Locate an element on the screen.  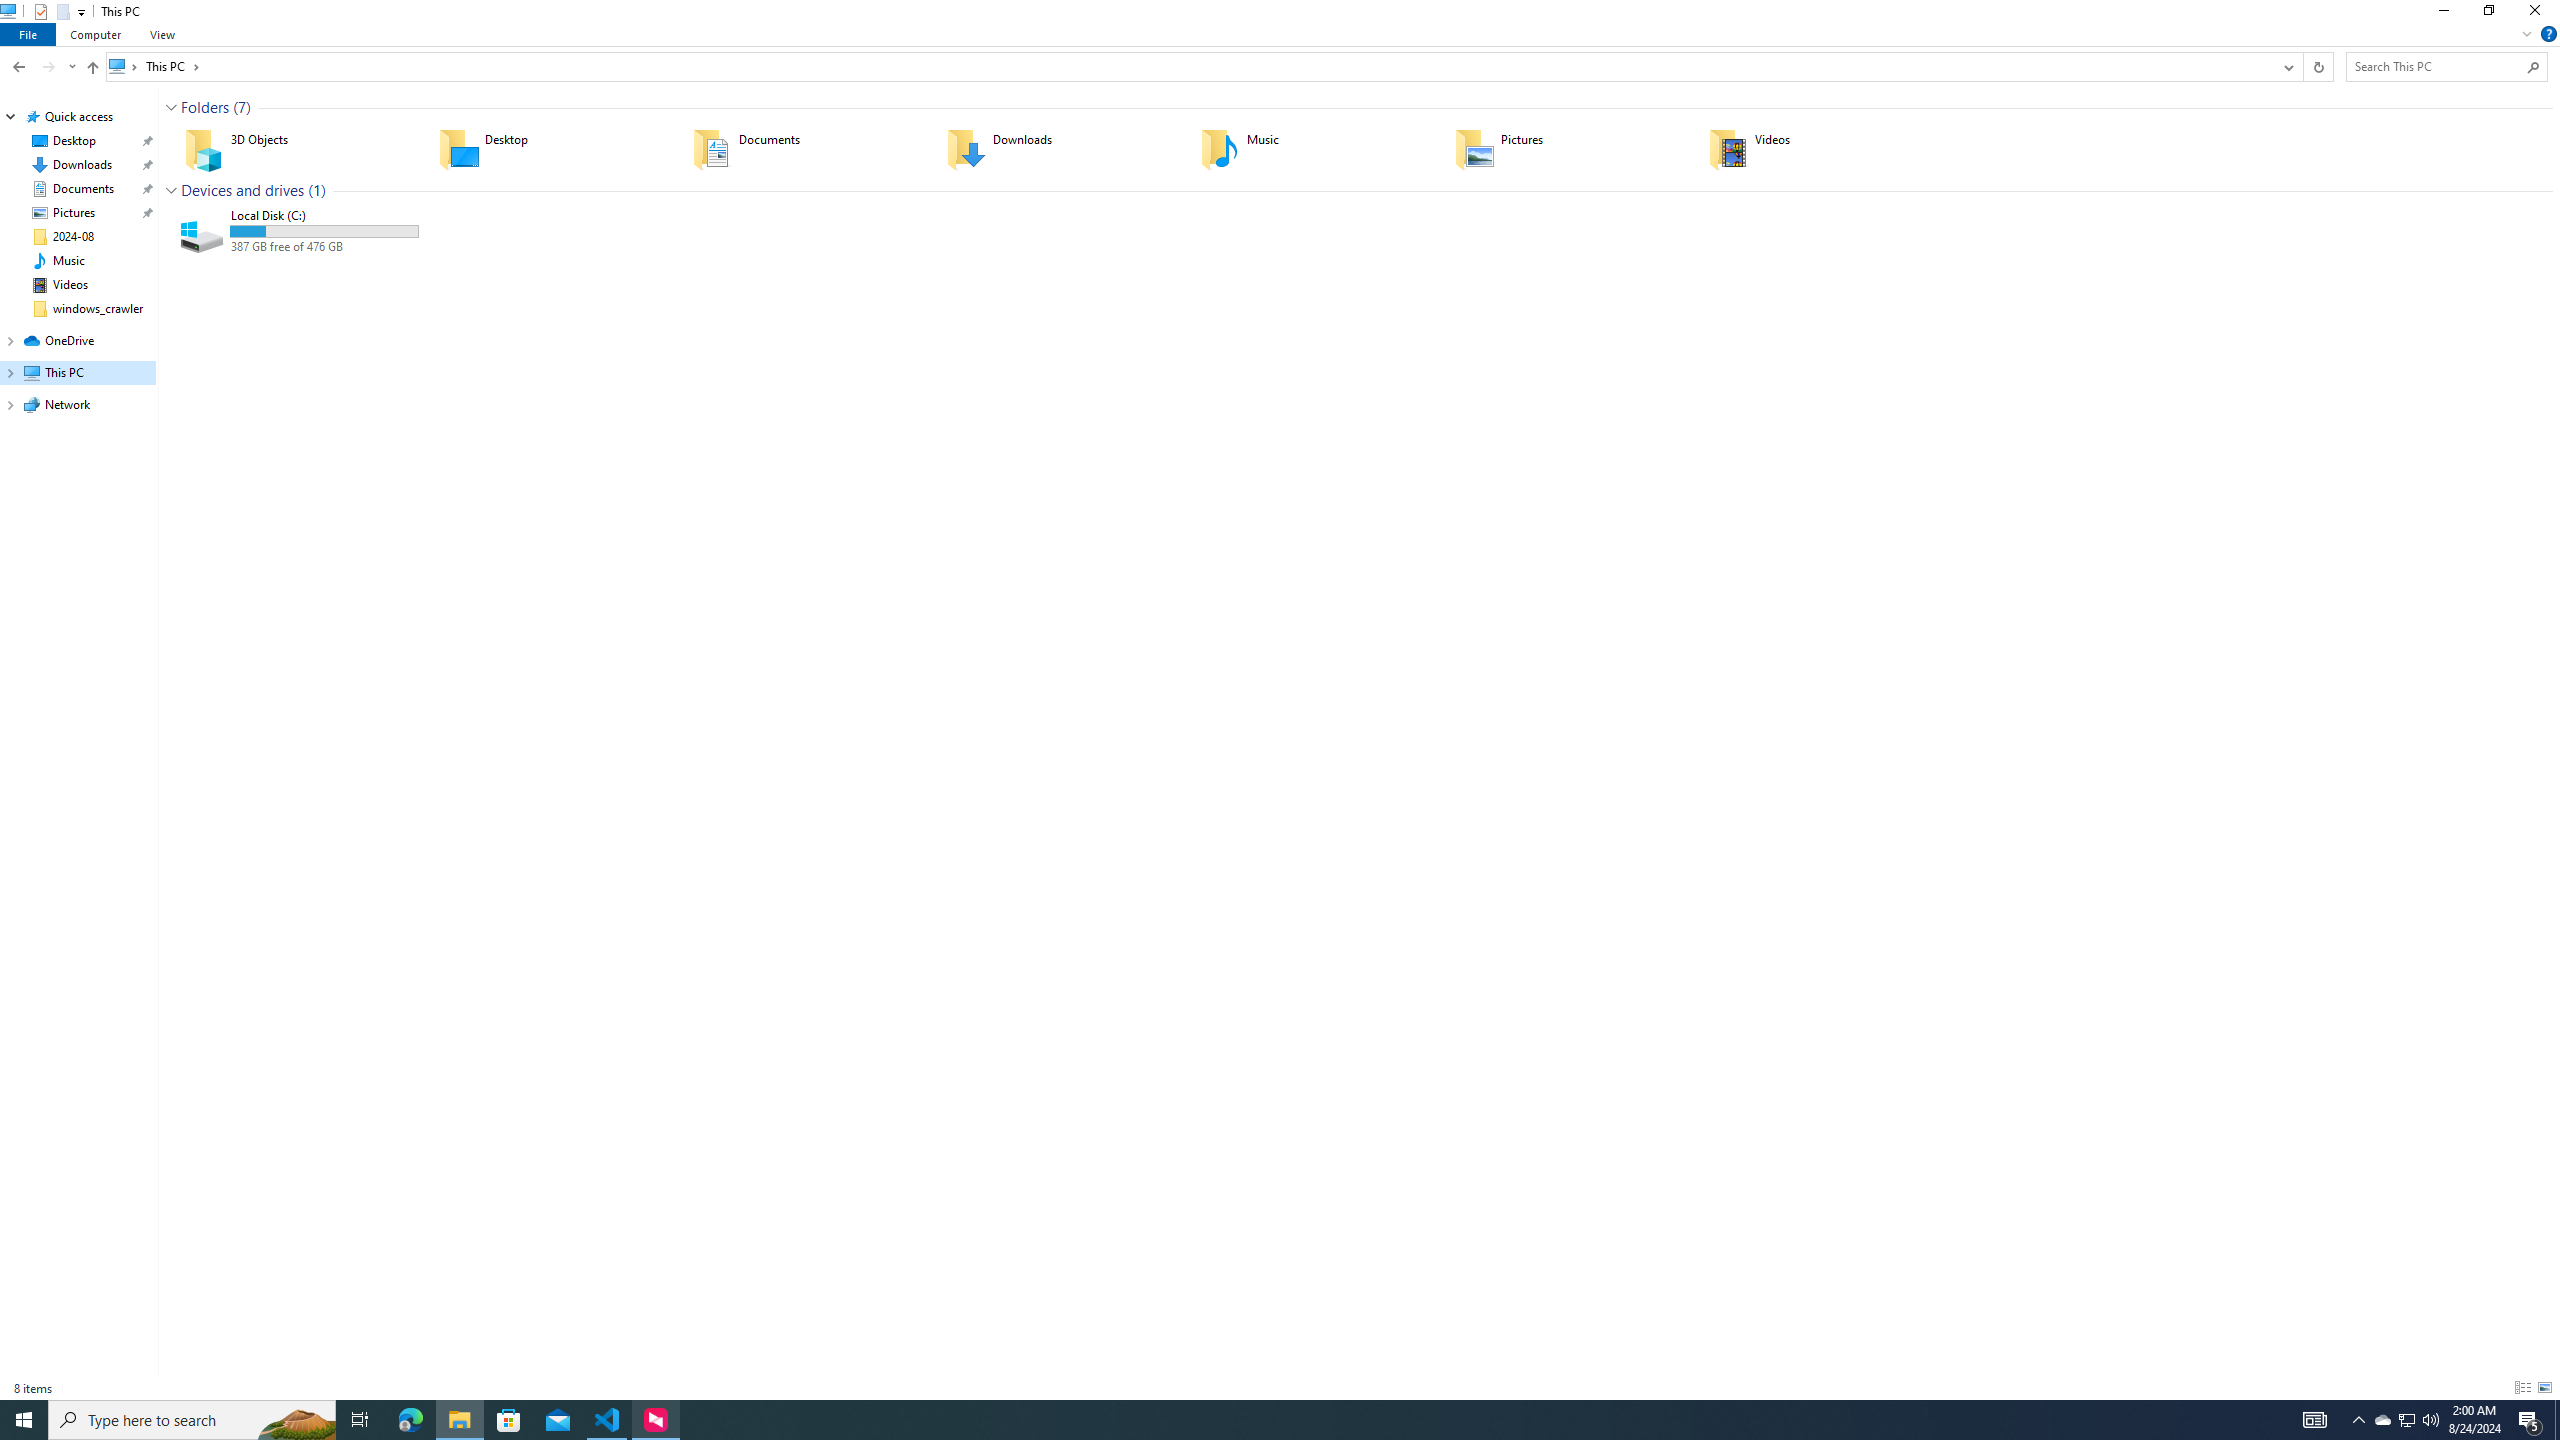
'Search Box' is located at coordinates (2437, 65).